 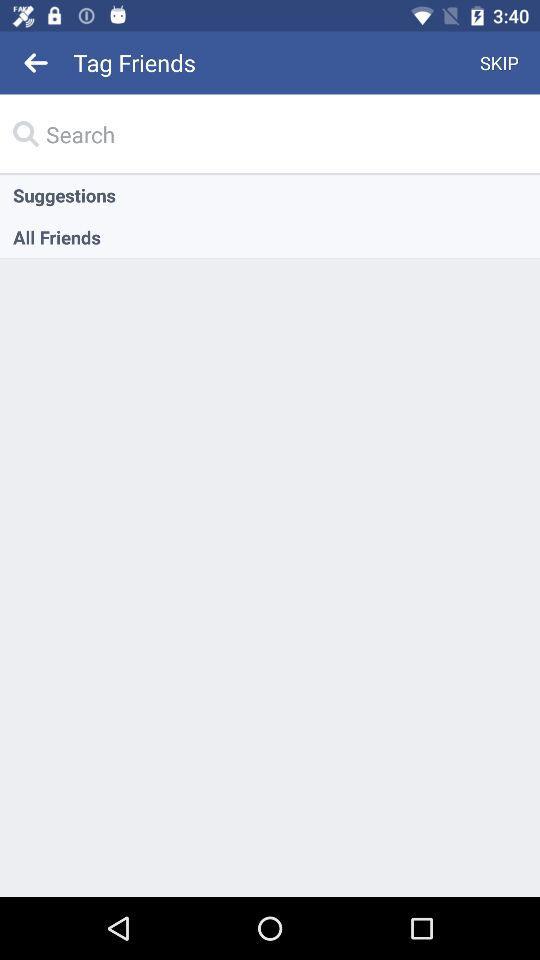 I want to click on item above search icon, so click(x=36, y=62).